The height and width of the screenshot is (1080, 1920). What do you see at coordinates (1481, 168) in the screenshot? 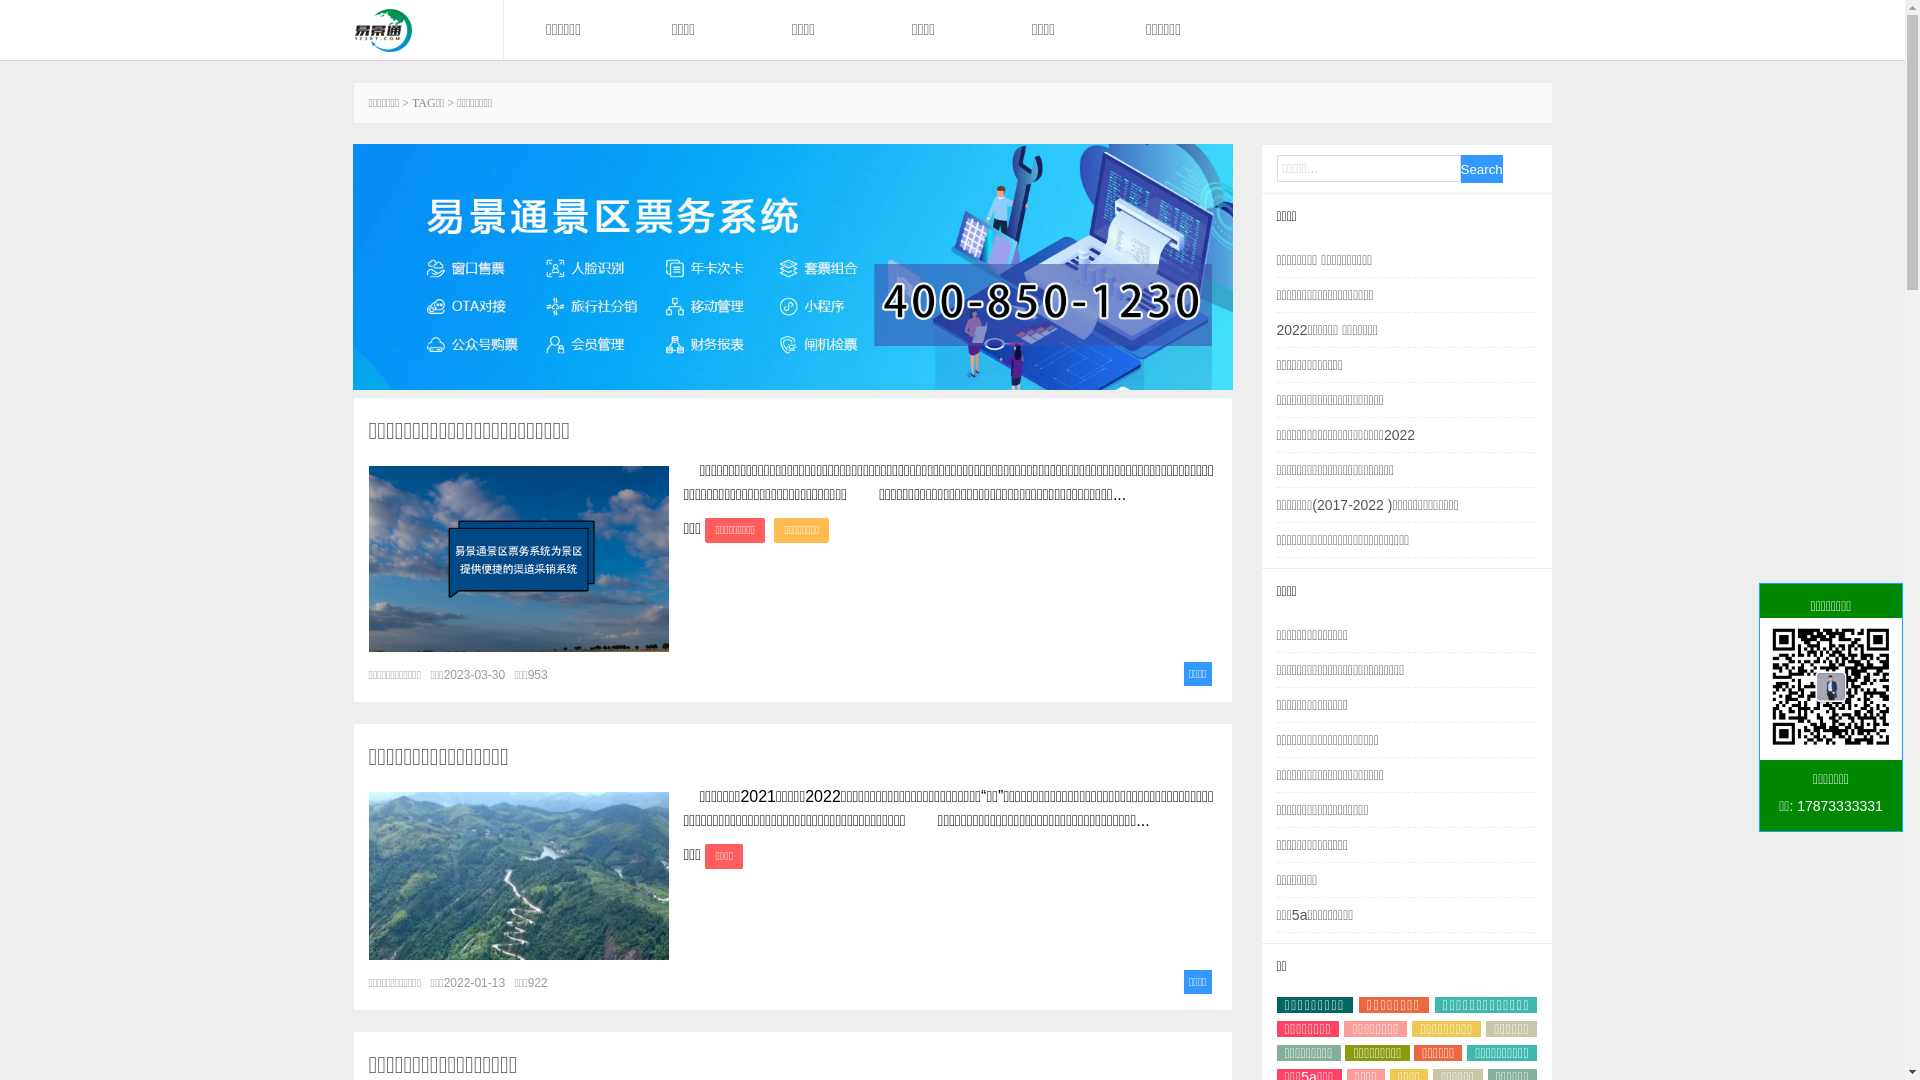
I see `'Search'` at bounding box center [1481, 168].